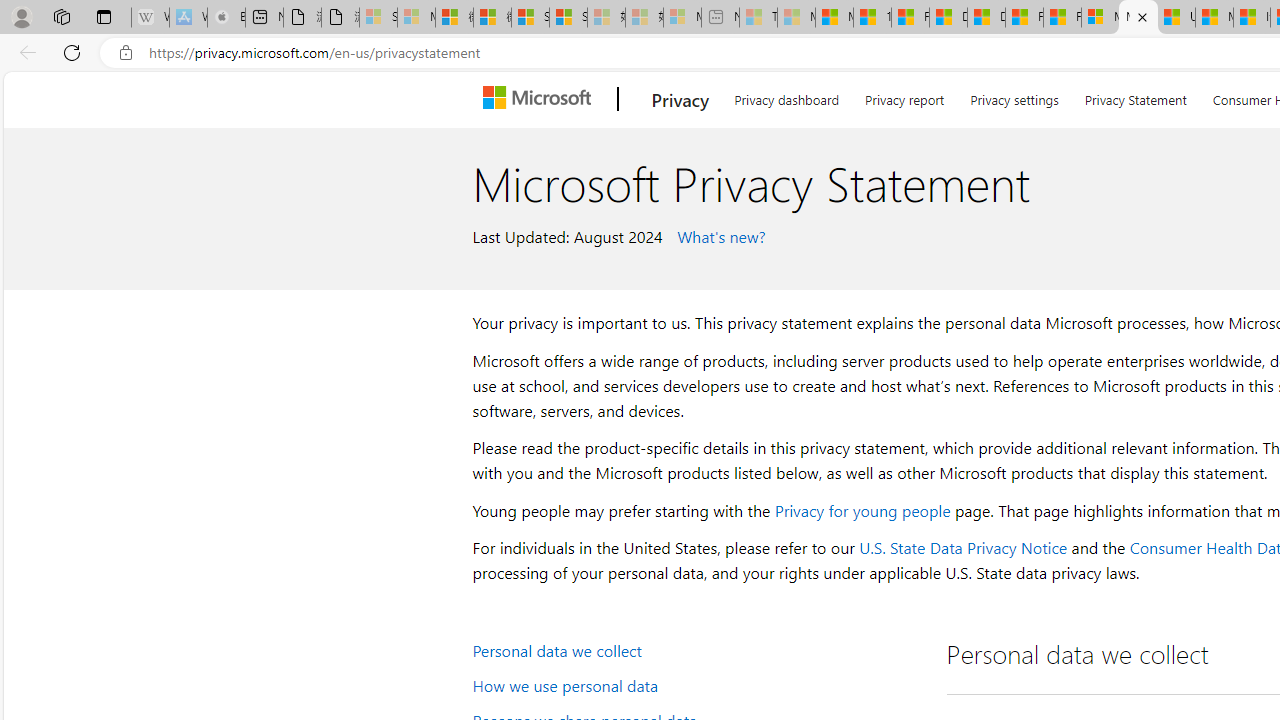 The image size is (1280, 720). Describe the element at coordinates (785, 96) in the screenshot. I see `'Privacy dashboard'` at that location.